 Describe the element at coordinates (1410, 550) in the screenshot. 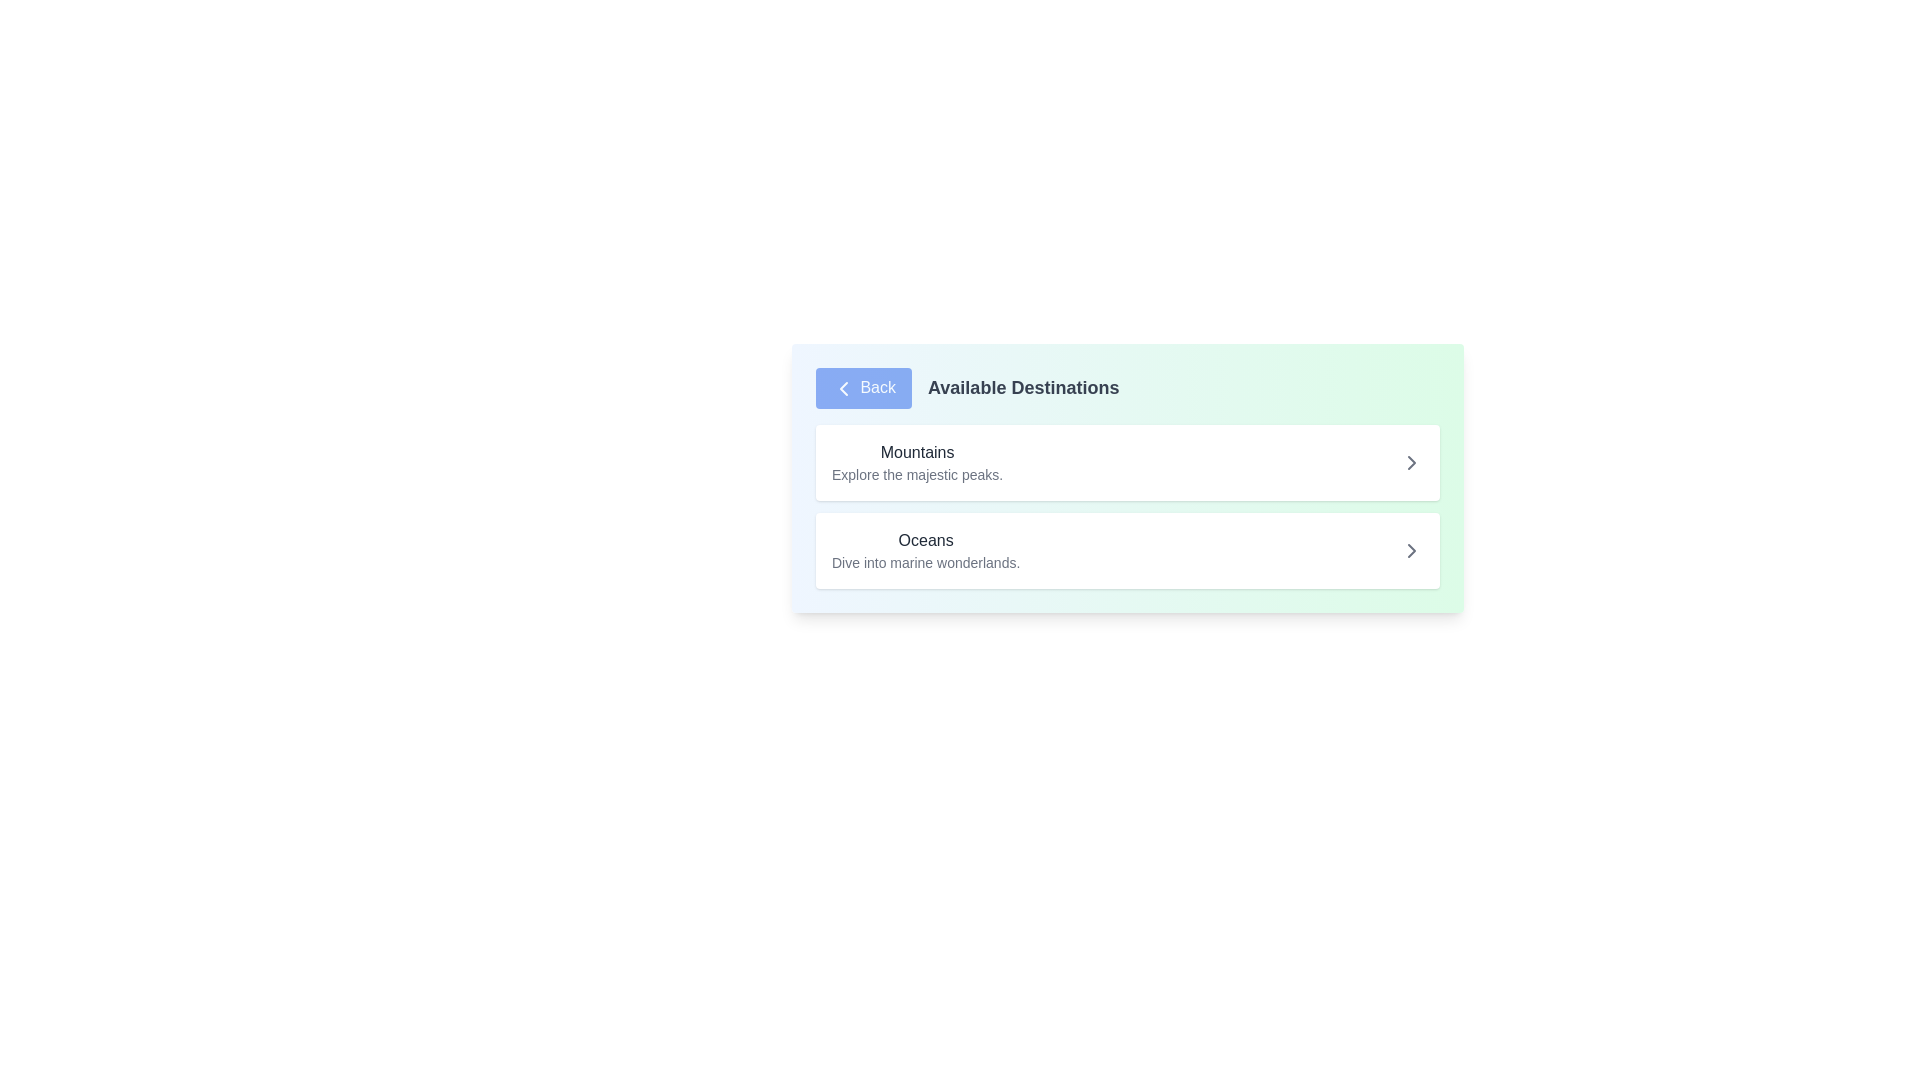

I see `the chevron arrow icon on the right side of the 'Oceans' row to potentially reveal a tooltip or effect` at that location.